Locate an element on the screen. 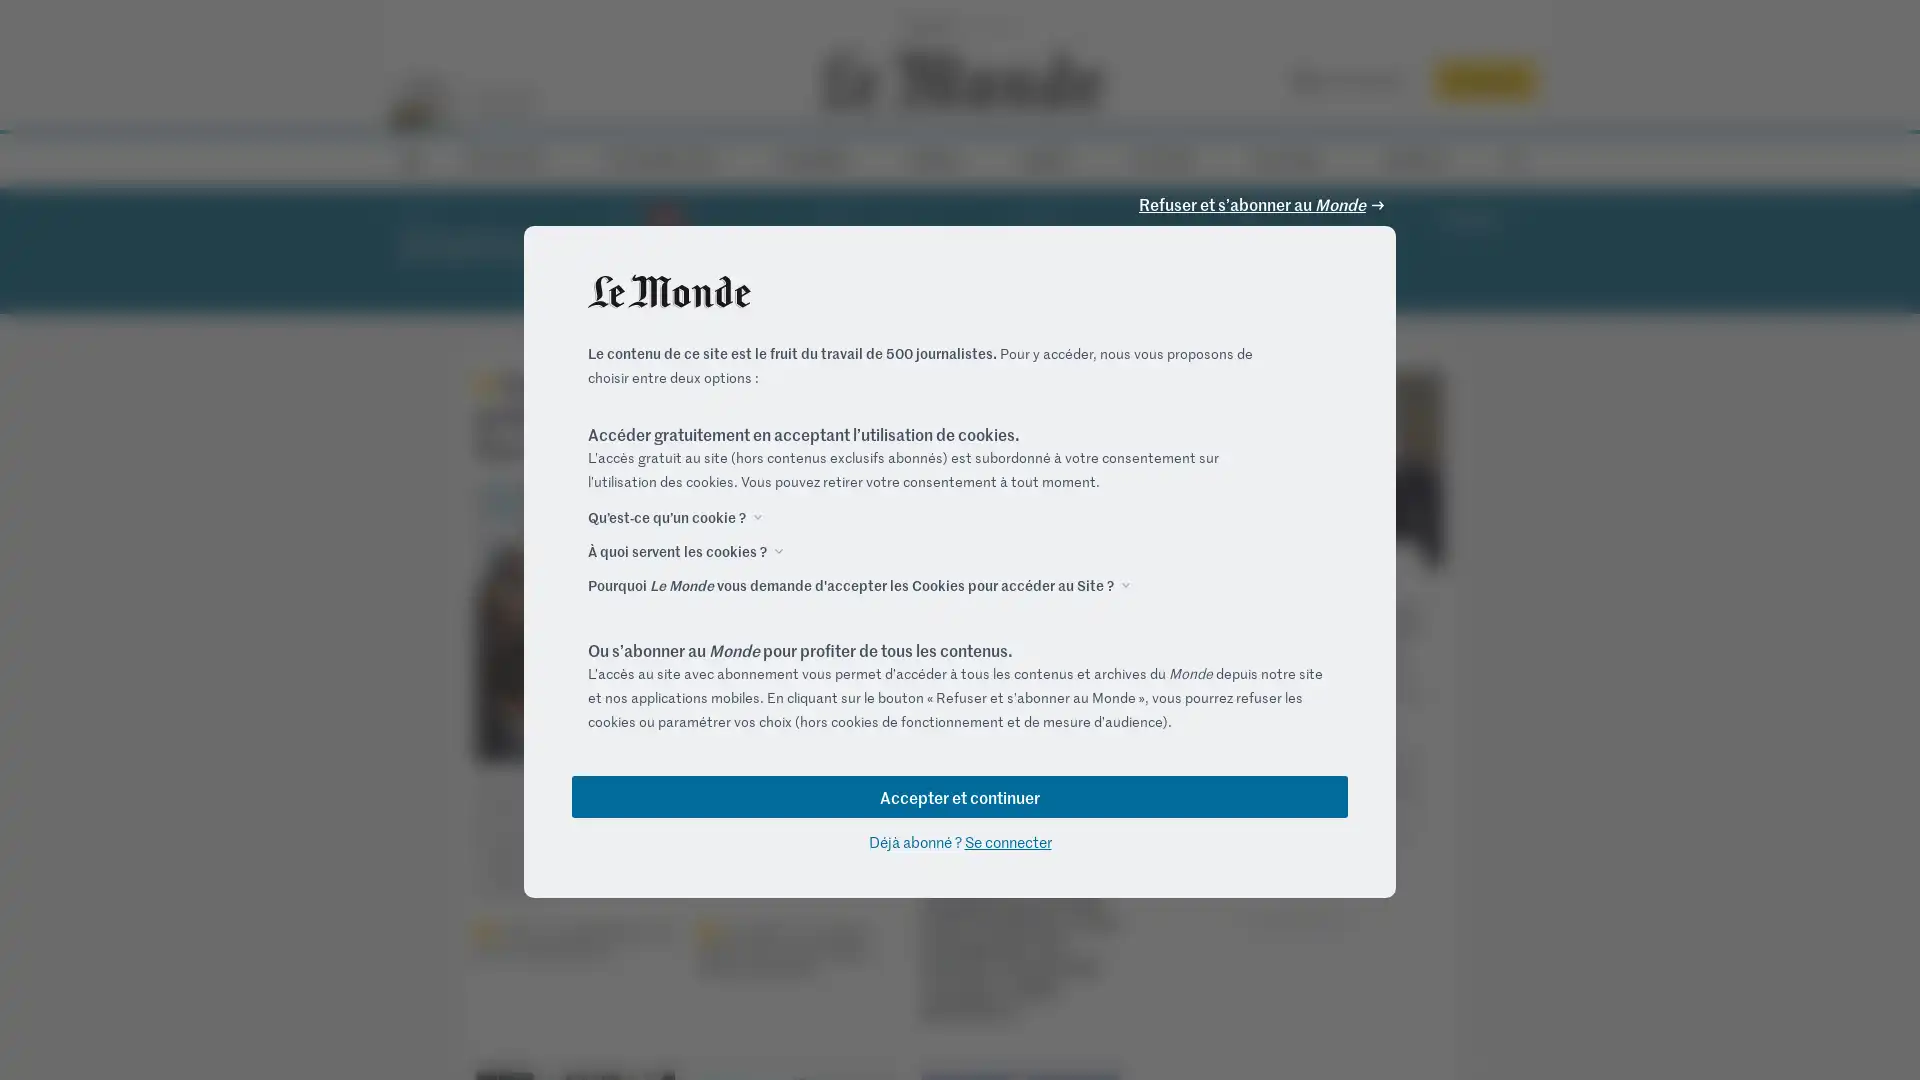 The width and height of the screenshot is (1920, 1080). RECHERCHE is located at coordinates (1511, 159).